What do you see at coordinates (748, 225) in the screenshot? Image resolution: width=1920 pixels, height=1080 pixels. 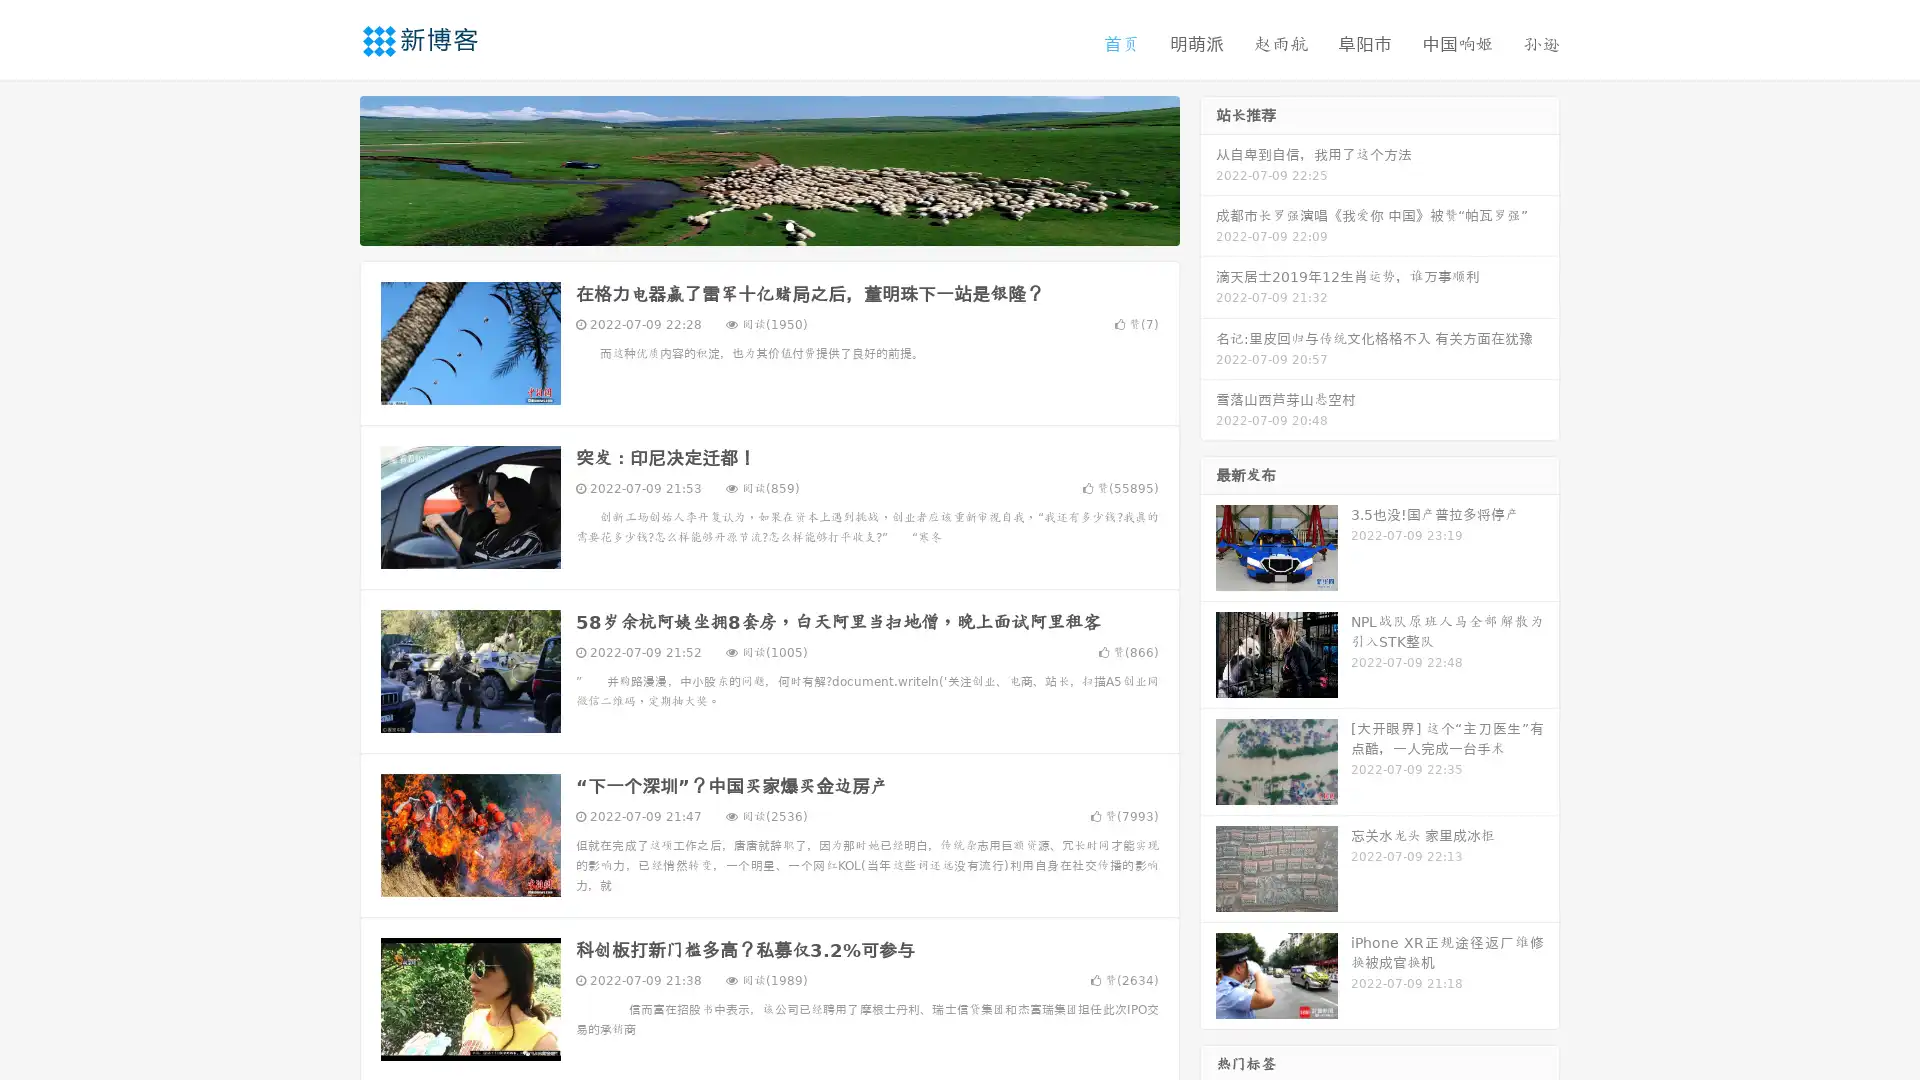 I see `Go to slide 1` at bounding box center [748, 225].